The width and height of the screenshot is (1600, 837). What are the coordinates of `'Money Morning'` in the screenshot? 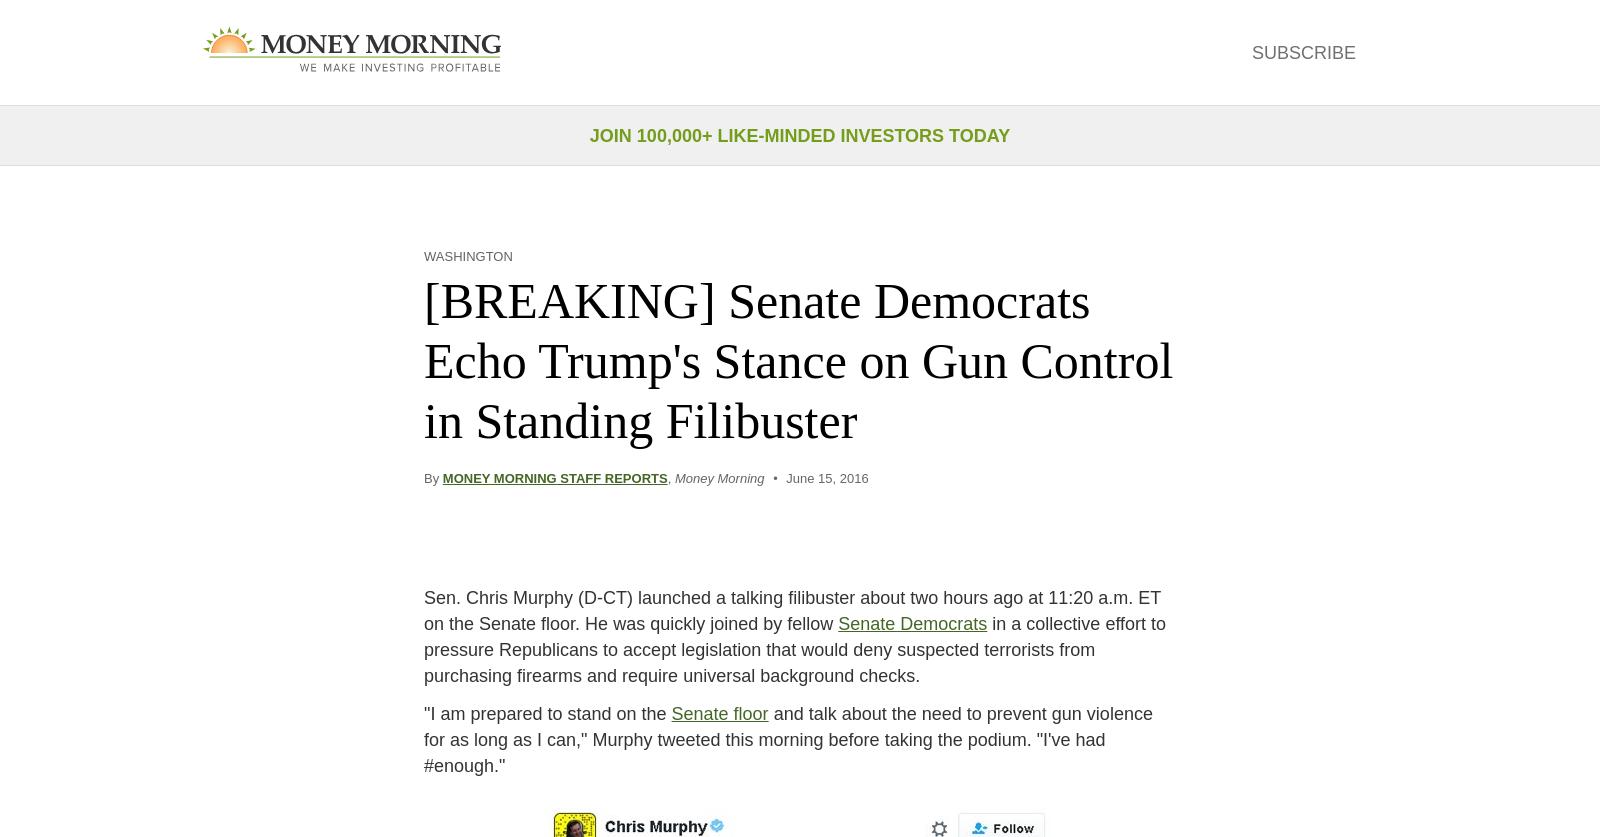 It's located at (719, 477).